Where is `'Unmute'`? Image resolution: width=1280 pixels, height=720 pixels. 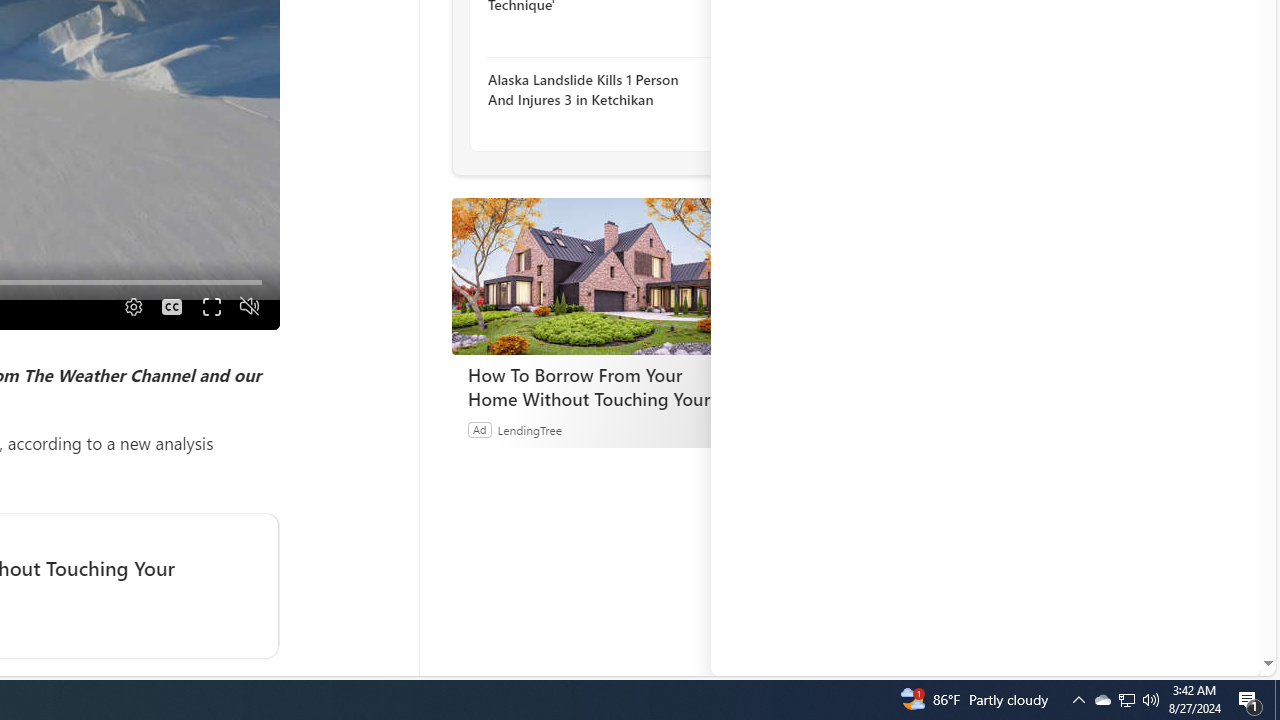
'Unmute' is located at coordinates (248, 306).